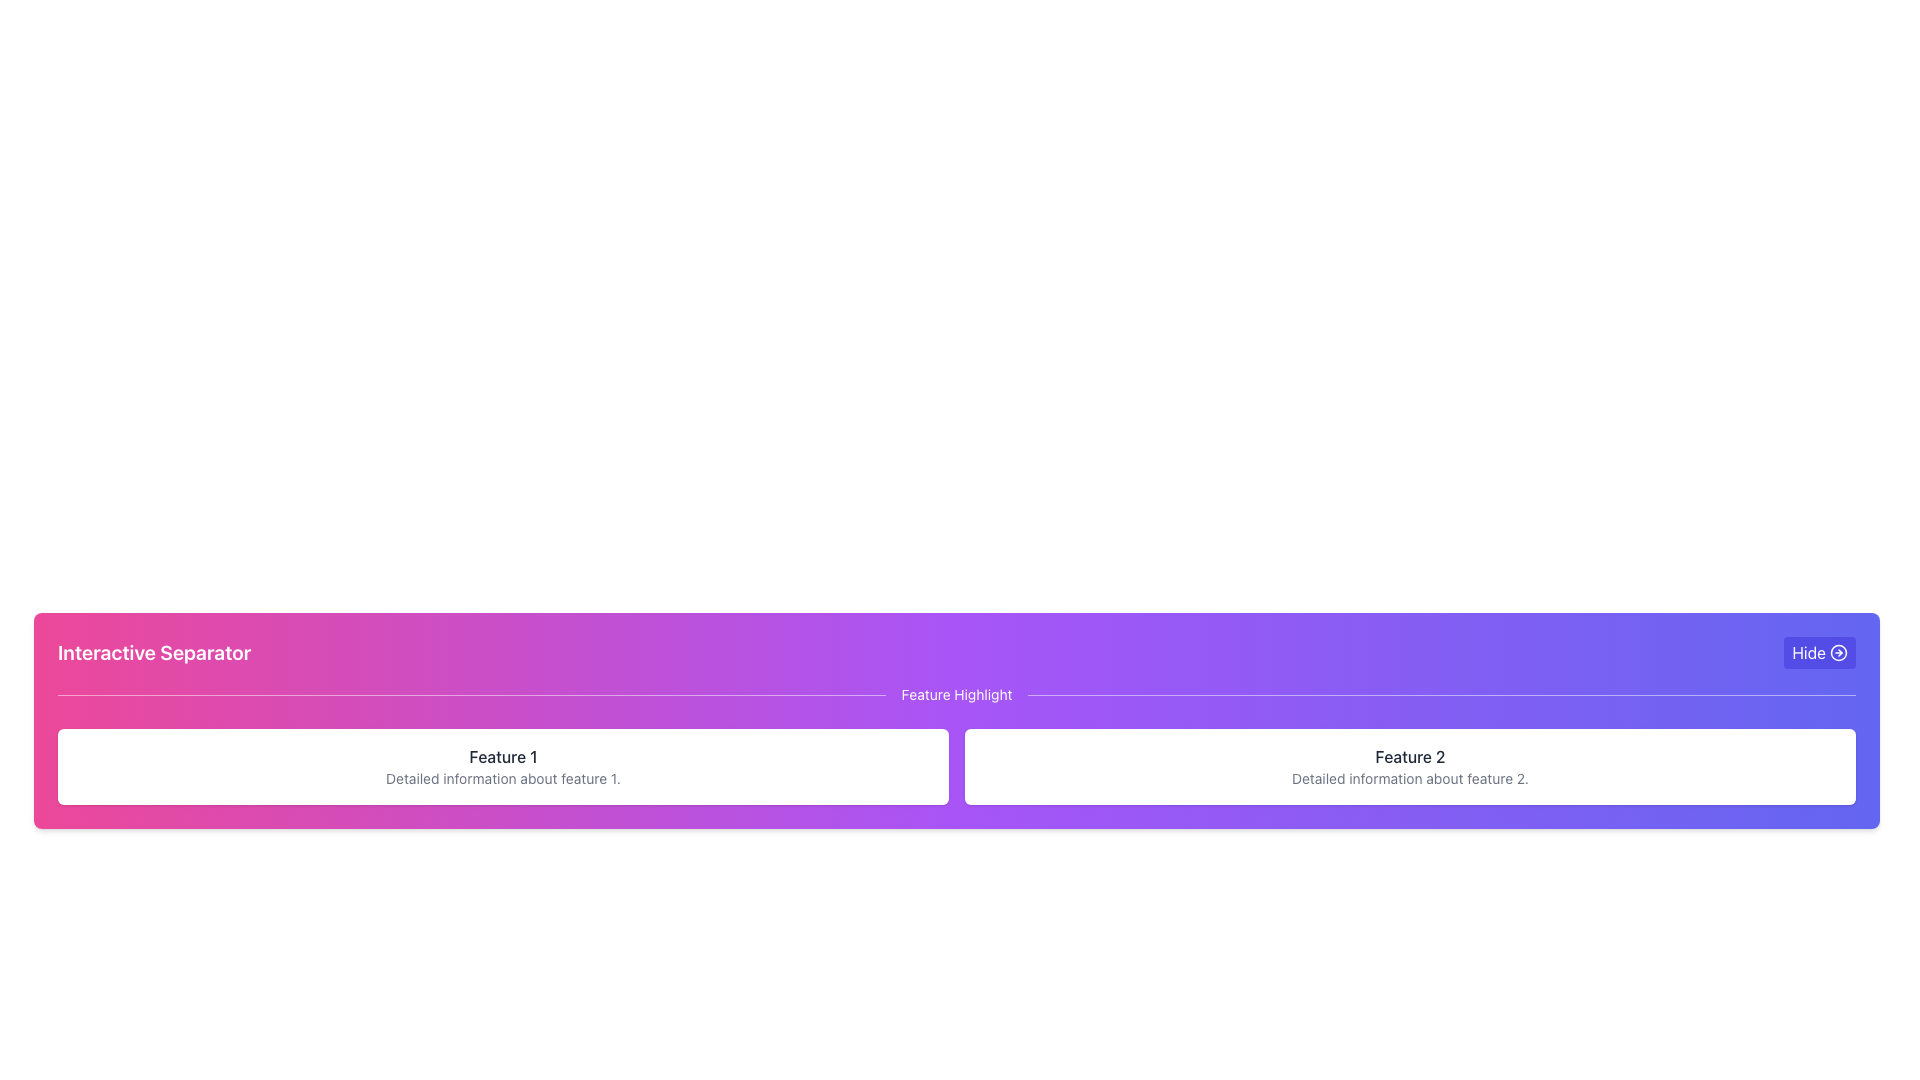 The width and height of the screenshot is (1920, 1080). What do you see at coordinates (1838, 652) in the screenshot?
I see `the icon within the 'Hide' button located at the top-right corner of the horizontal panel, which serves as a visual cue for navigation or confirming the 'Hide' functionality` at bounding box center [1838, 652].